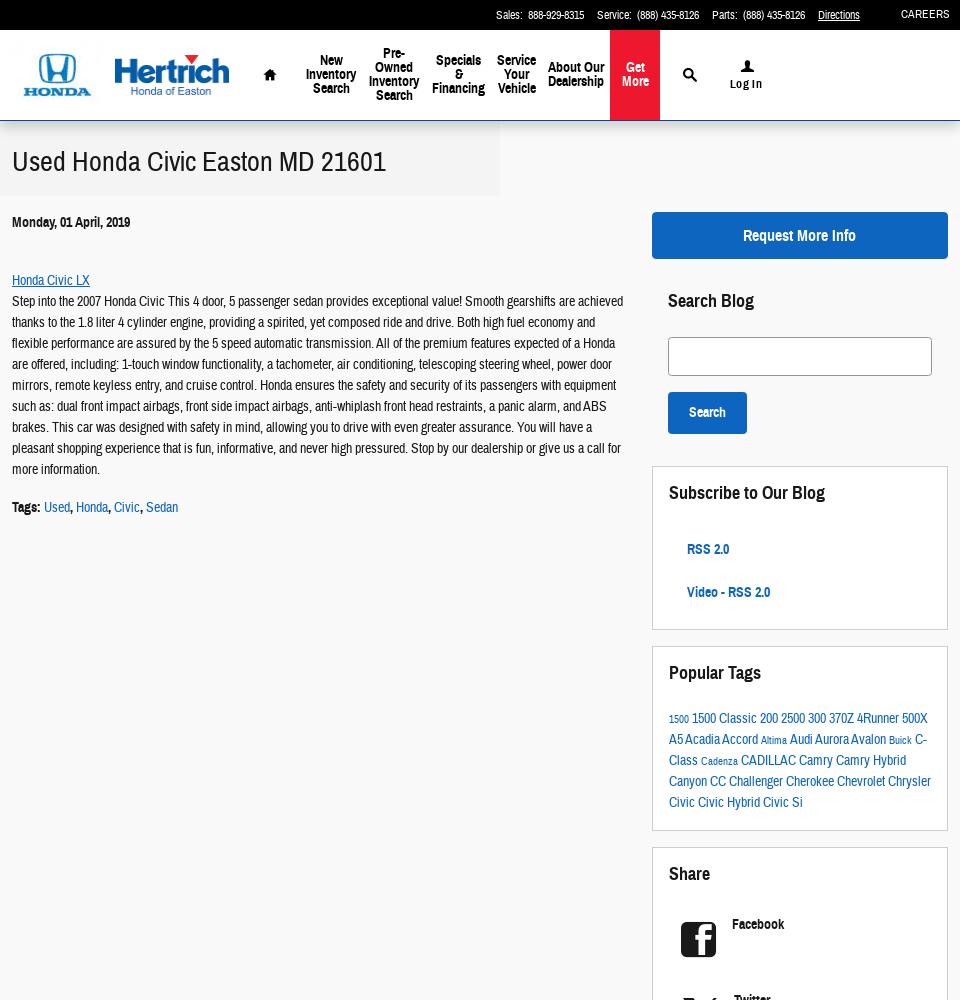  I want to click on 'Chevrolet', so click(861, 781).